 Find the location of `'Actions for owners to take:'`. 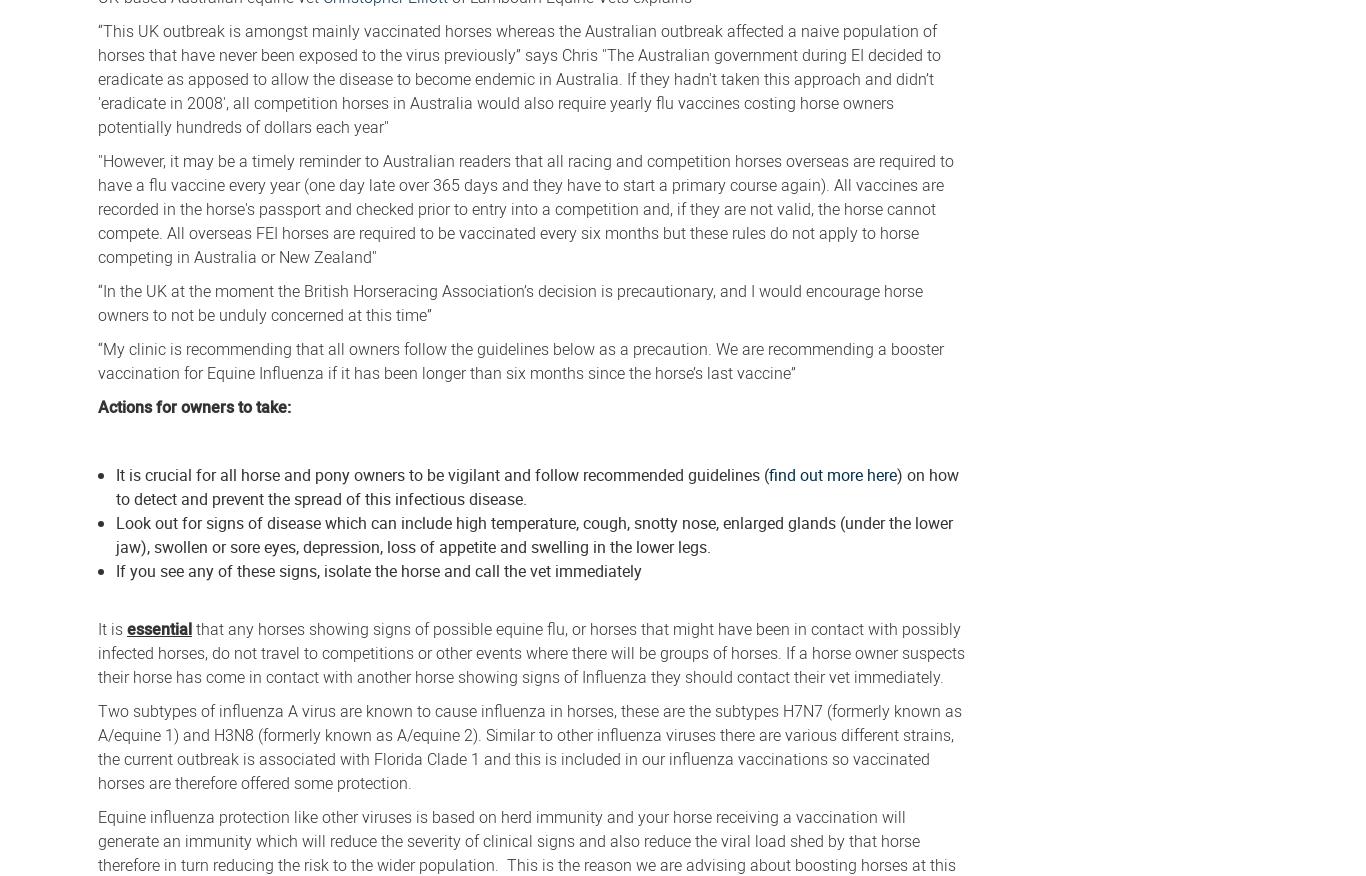

'Actions for owners to take:' is located at coordinates (203, 406).